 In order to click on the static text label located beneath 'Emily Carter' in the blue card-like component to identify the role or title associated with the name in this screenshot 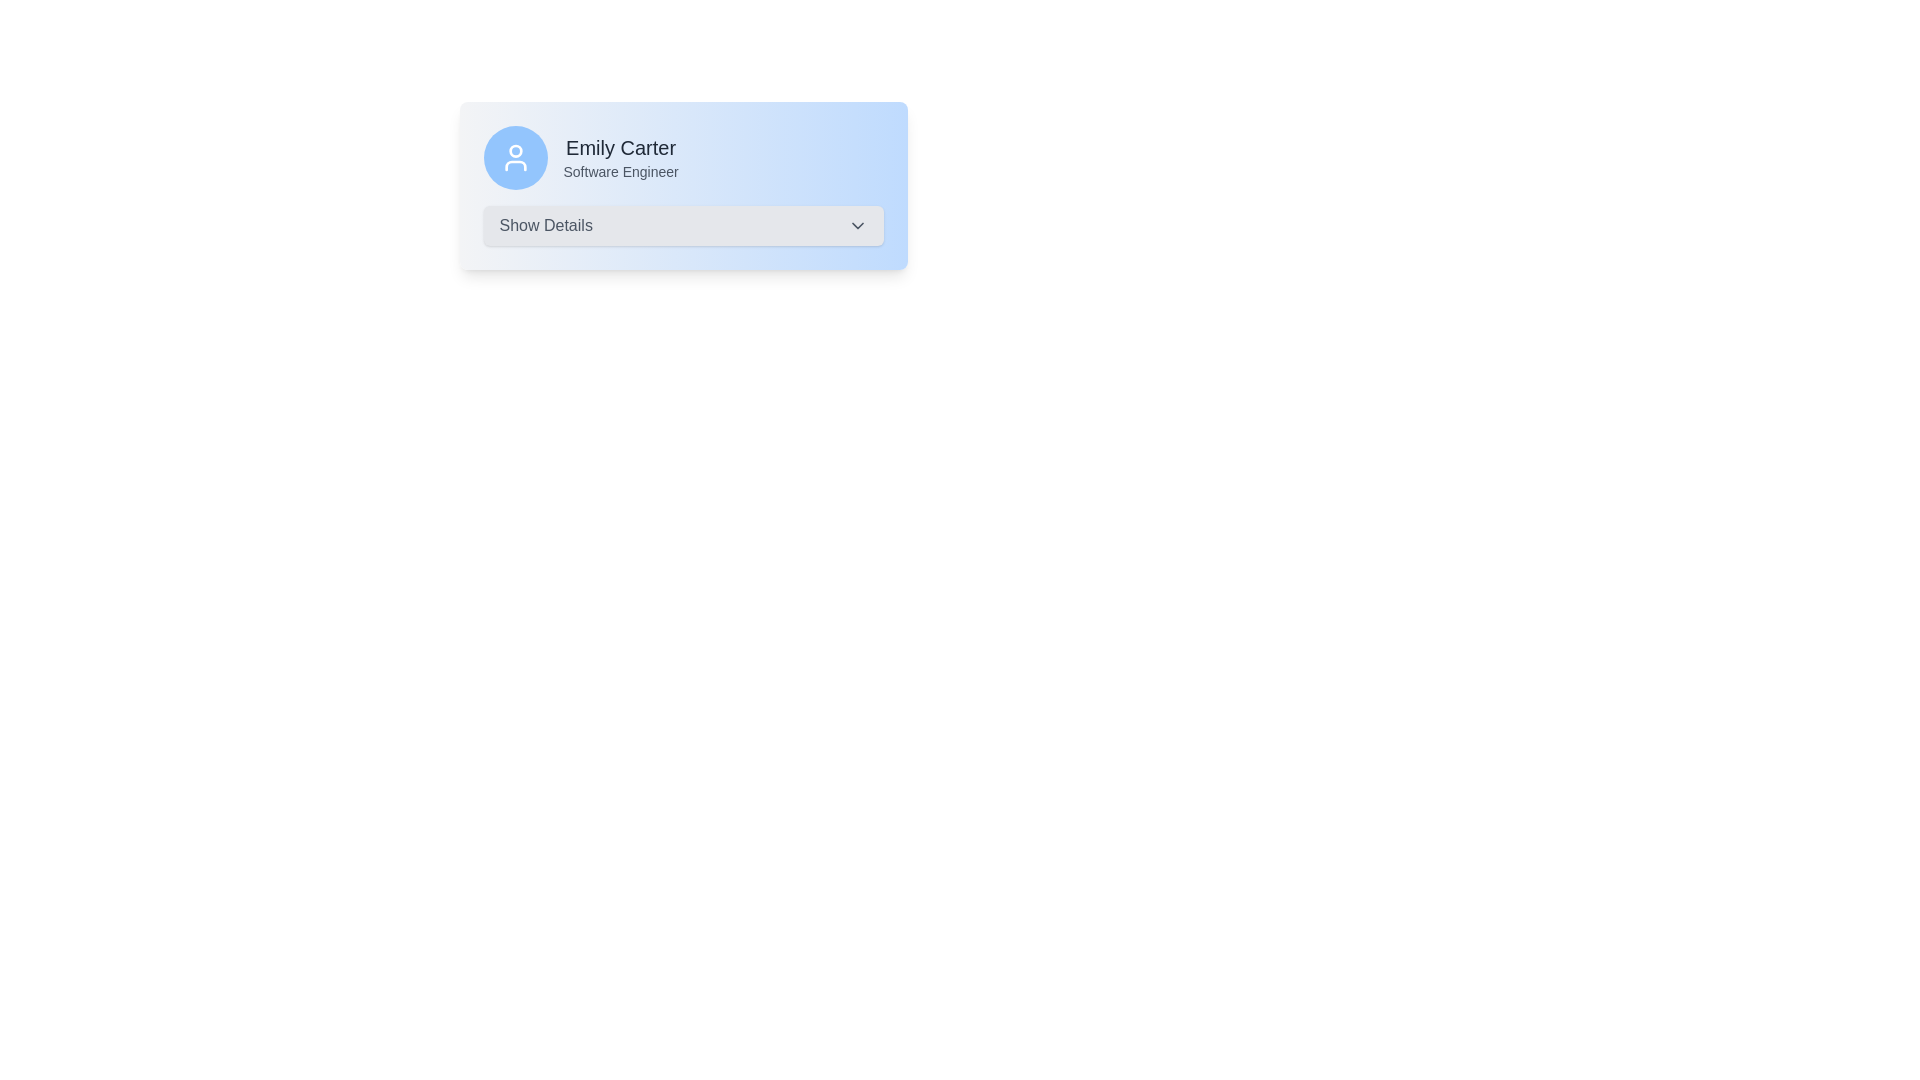, I will do `click(620, 171)`.